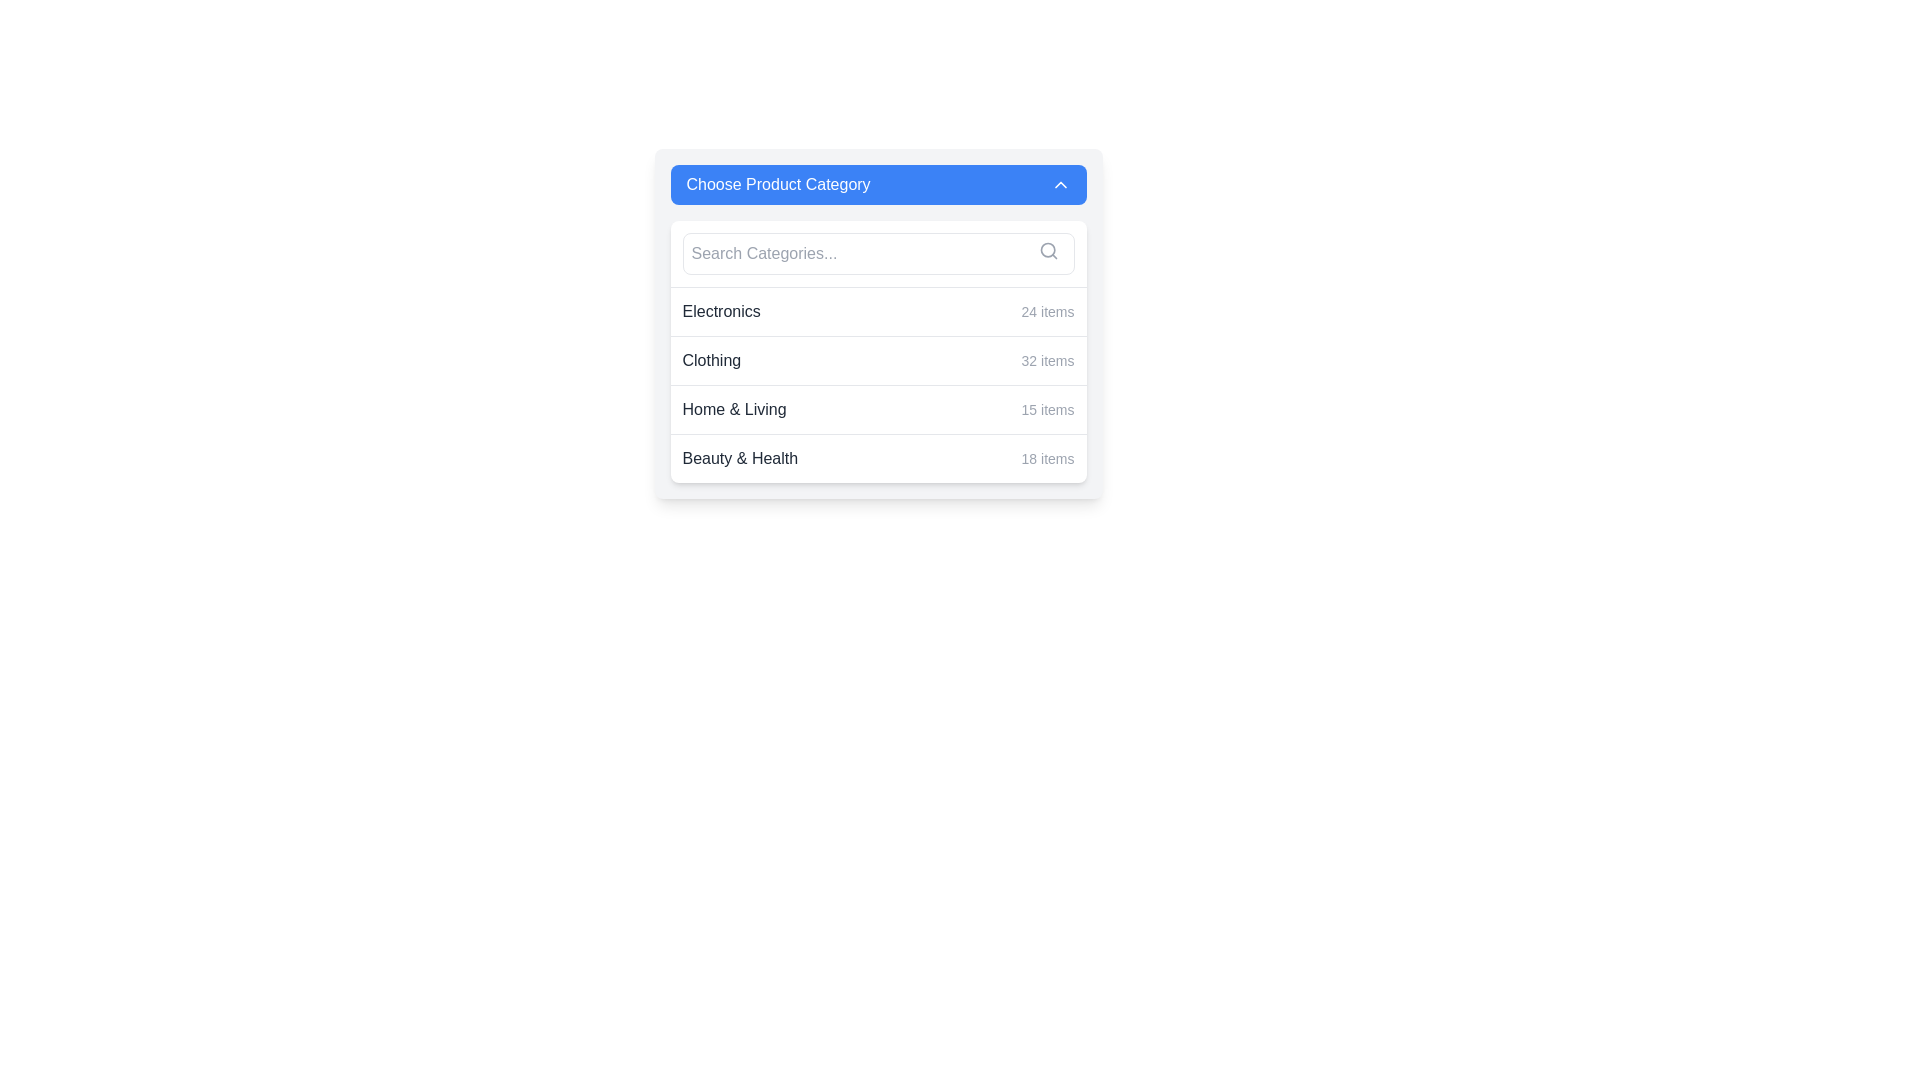 The image size is (1920, 1080). Describe the element at coordinates (878, 458) in the screenshot. I see `the fourth selectable category option in the menu titled 'Choose Product Category', which is labeled 'Beauty & Health'` at that location.